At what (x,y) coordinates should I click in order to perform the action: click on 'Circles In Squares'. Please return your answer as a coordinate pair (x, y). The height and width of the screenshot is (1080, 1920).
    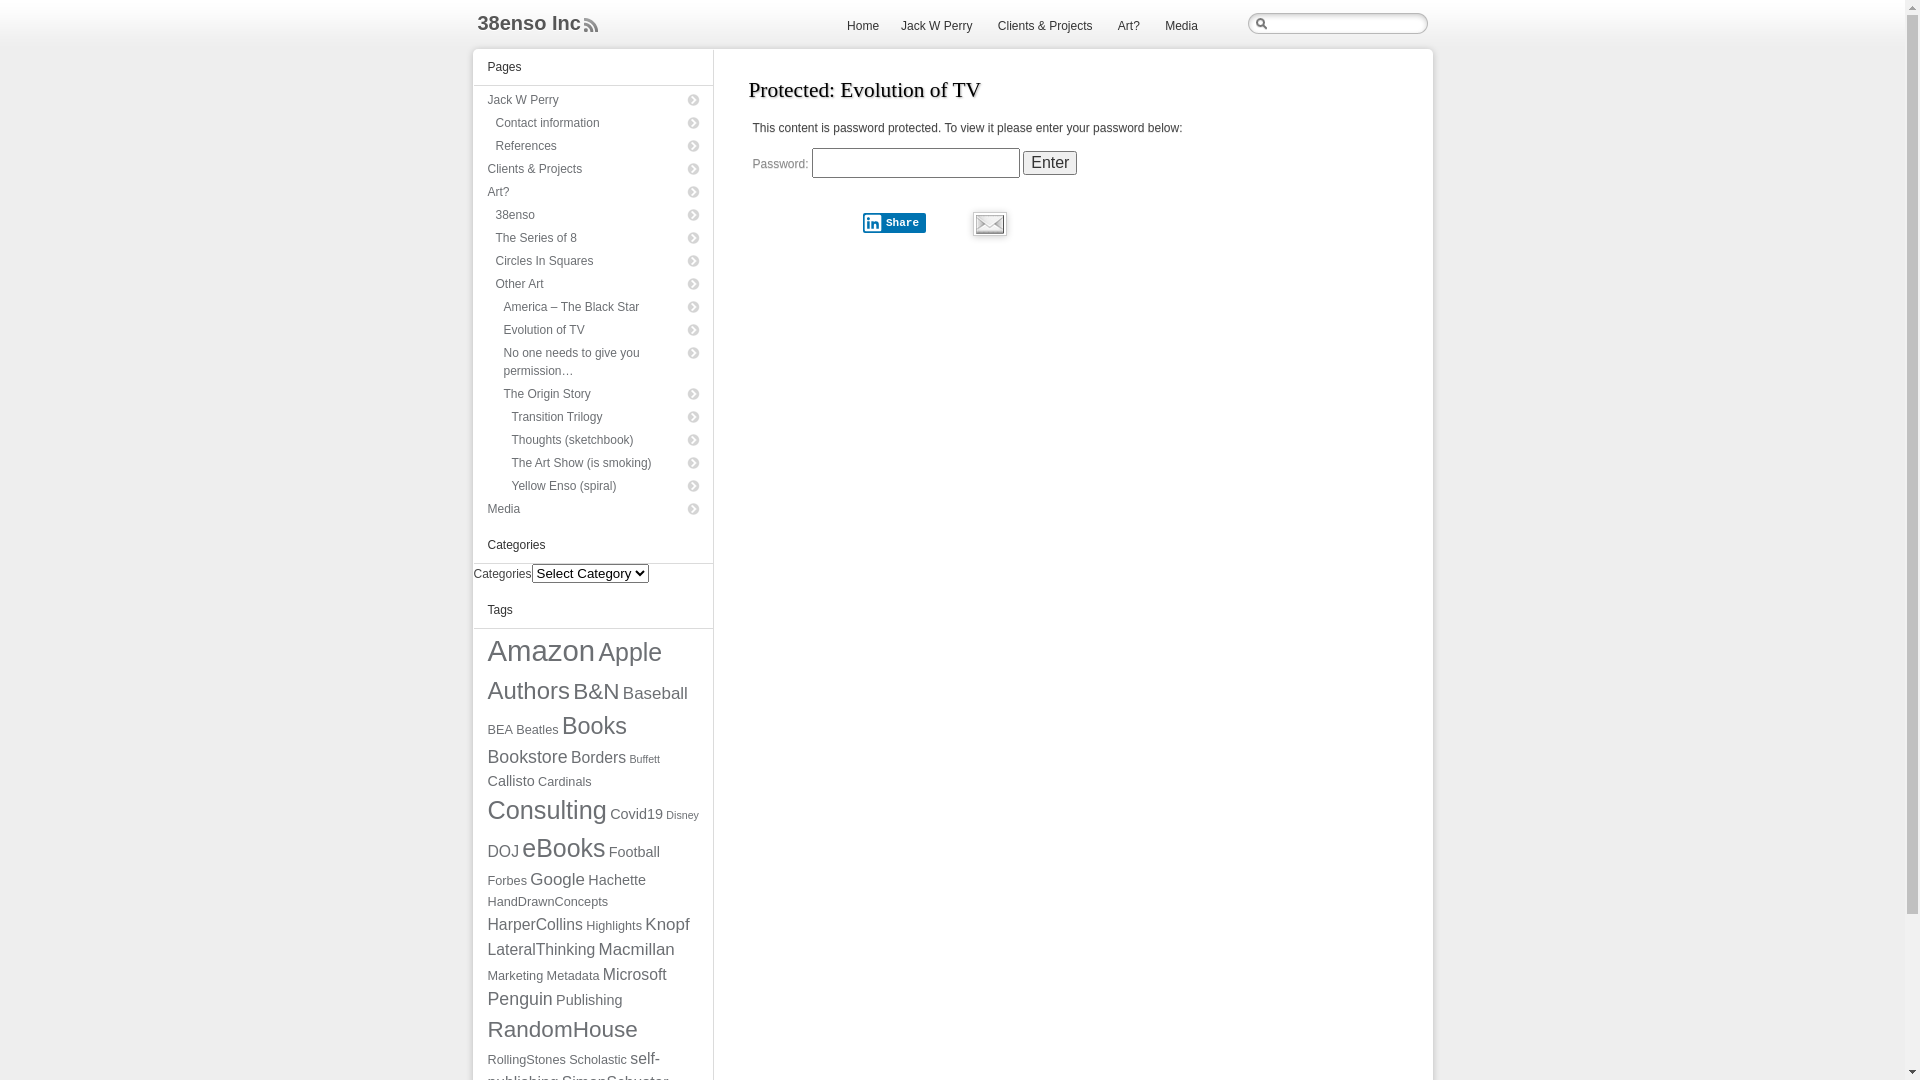
    Looking at the image, I should click on (597, 260).